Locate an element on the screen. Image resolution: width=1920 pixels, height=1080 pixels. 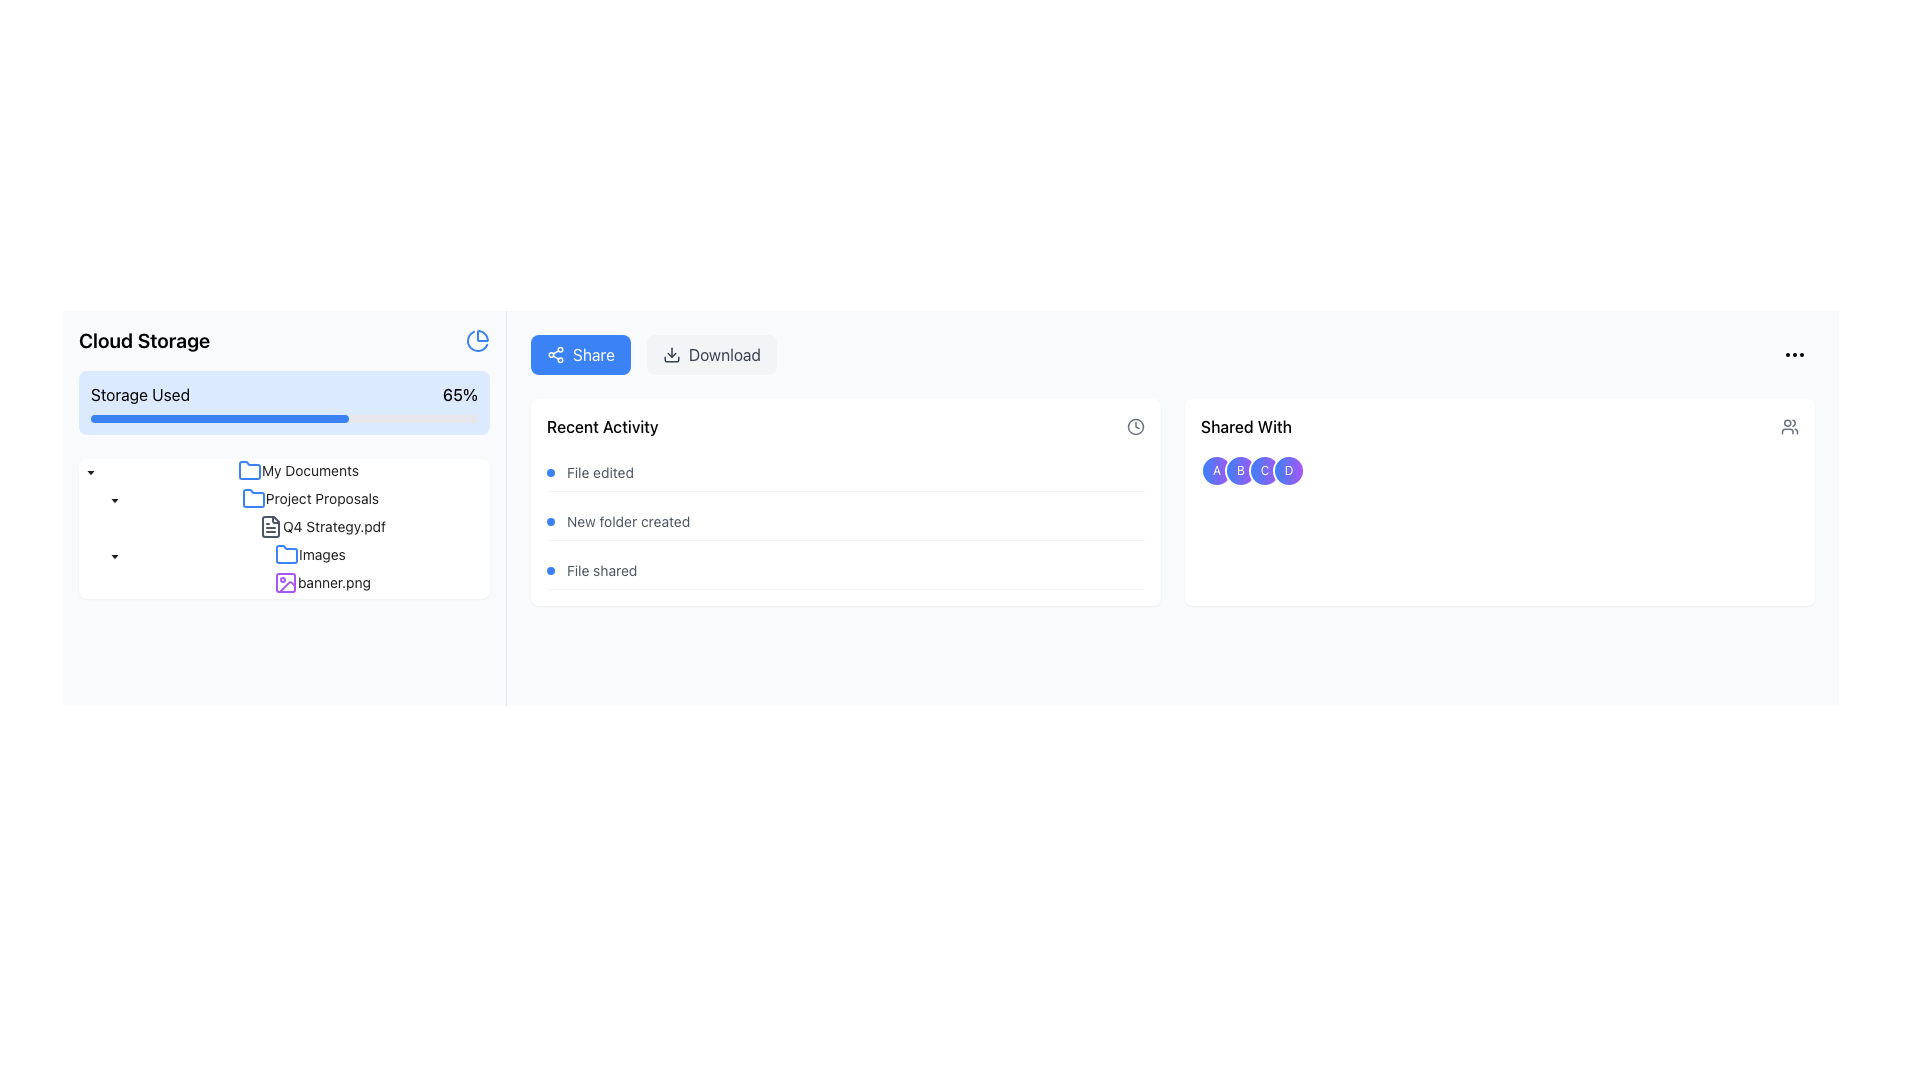
the horizontal progress bar in the 'Storage Used' section of the 'Cloud Storage' panel, which is located below the text 'Storage Used' and shows '65%' progress is located at coordinates (283, 418).